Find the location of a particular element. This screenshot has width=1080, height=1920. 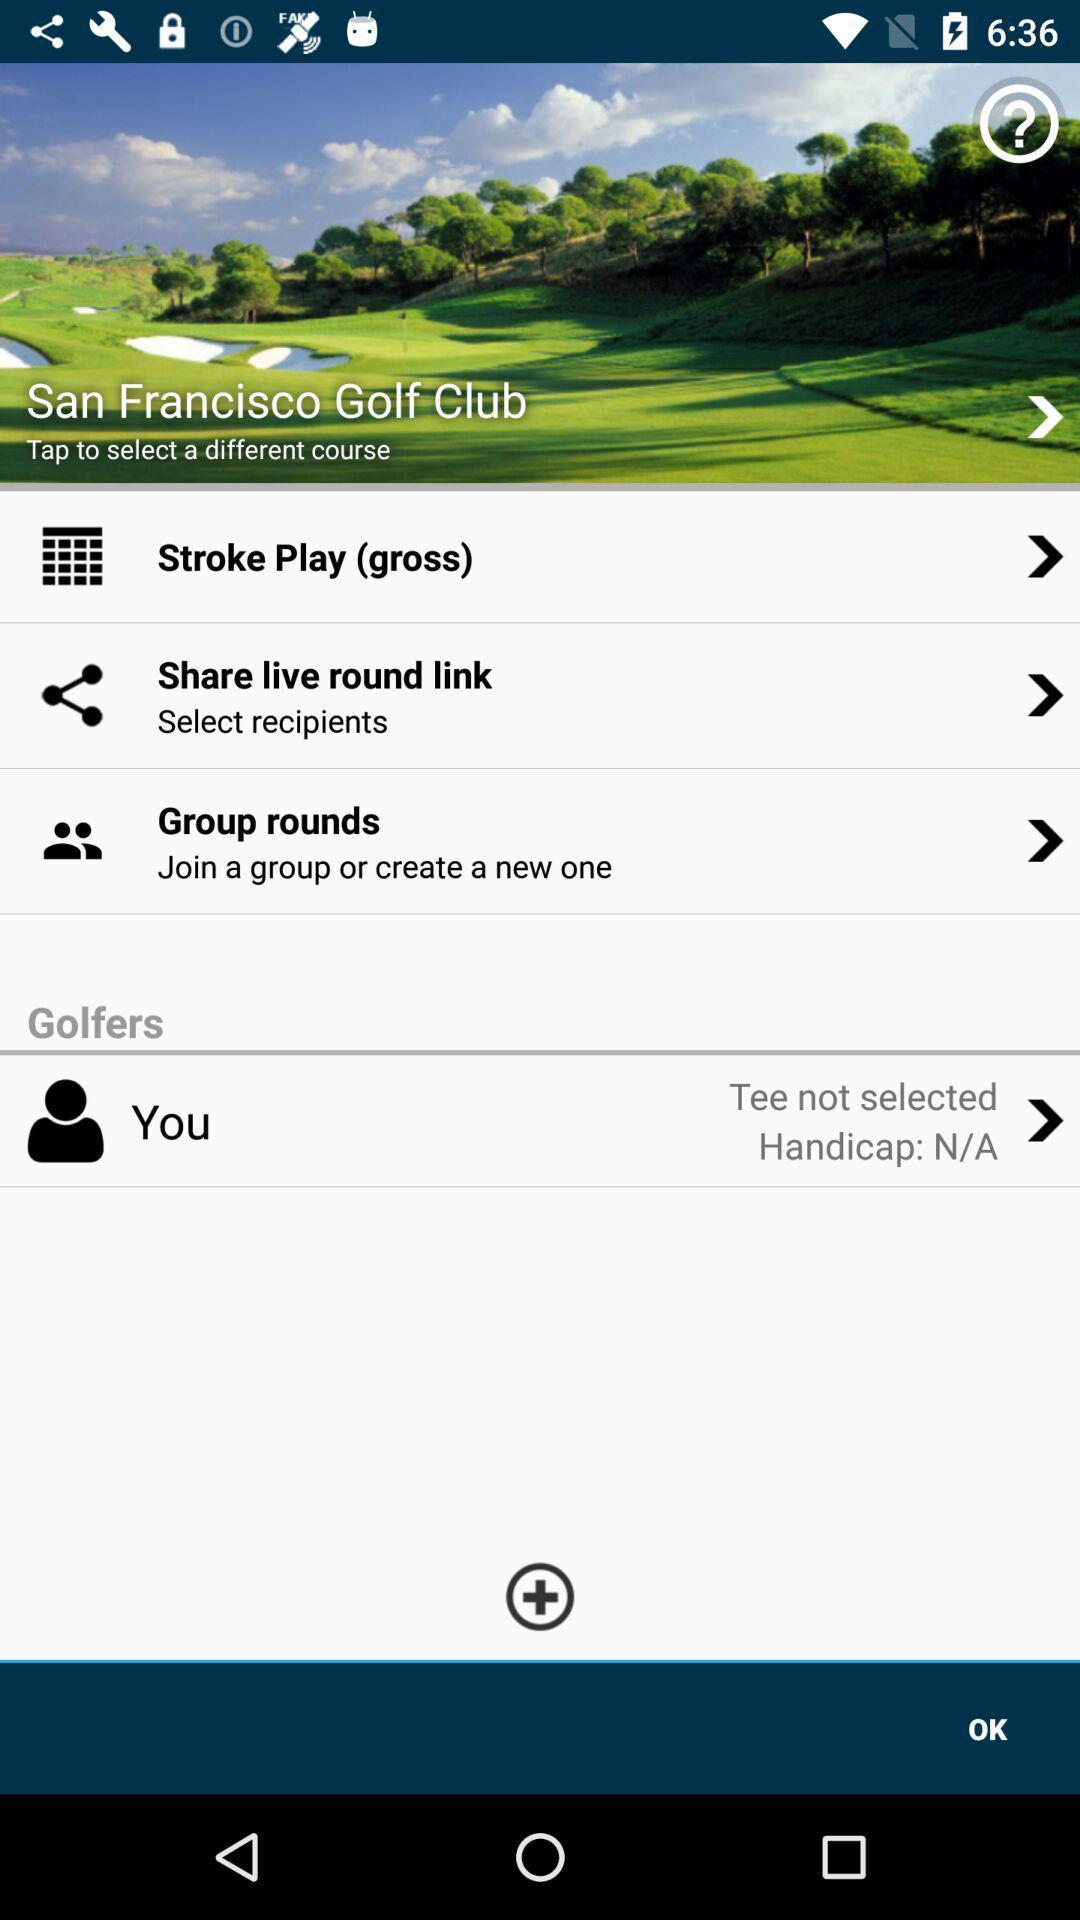

ok item is located at coordinates (987, 1727).